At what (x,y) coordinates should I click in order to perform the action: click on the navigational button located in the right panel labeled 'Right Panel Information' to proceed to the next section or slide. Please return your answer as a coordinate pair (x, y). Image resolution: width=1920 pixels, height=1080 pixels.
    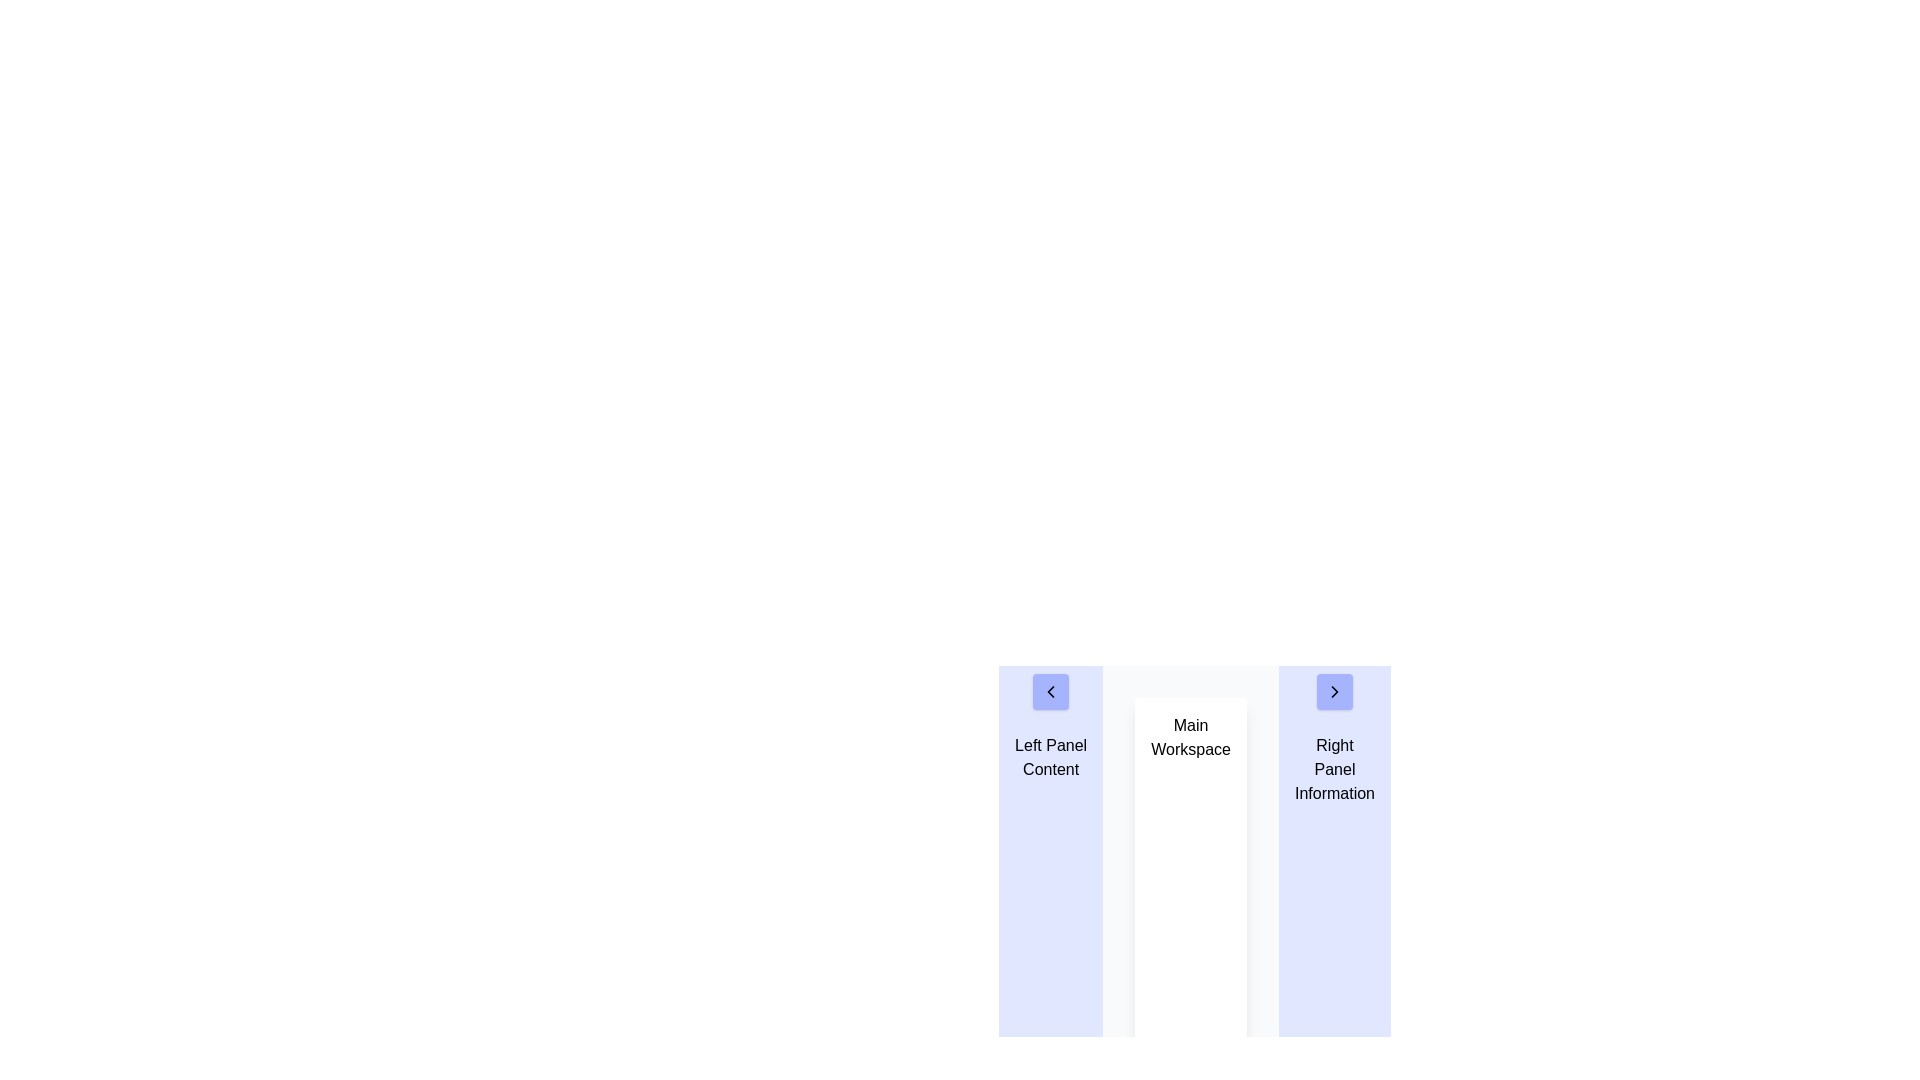
    Looking at the image, I should click on (1334, 690).